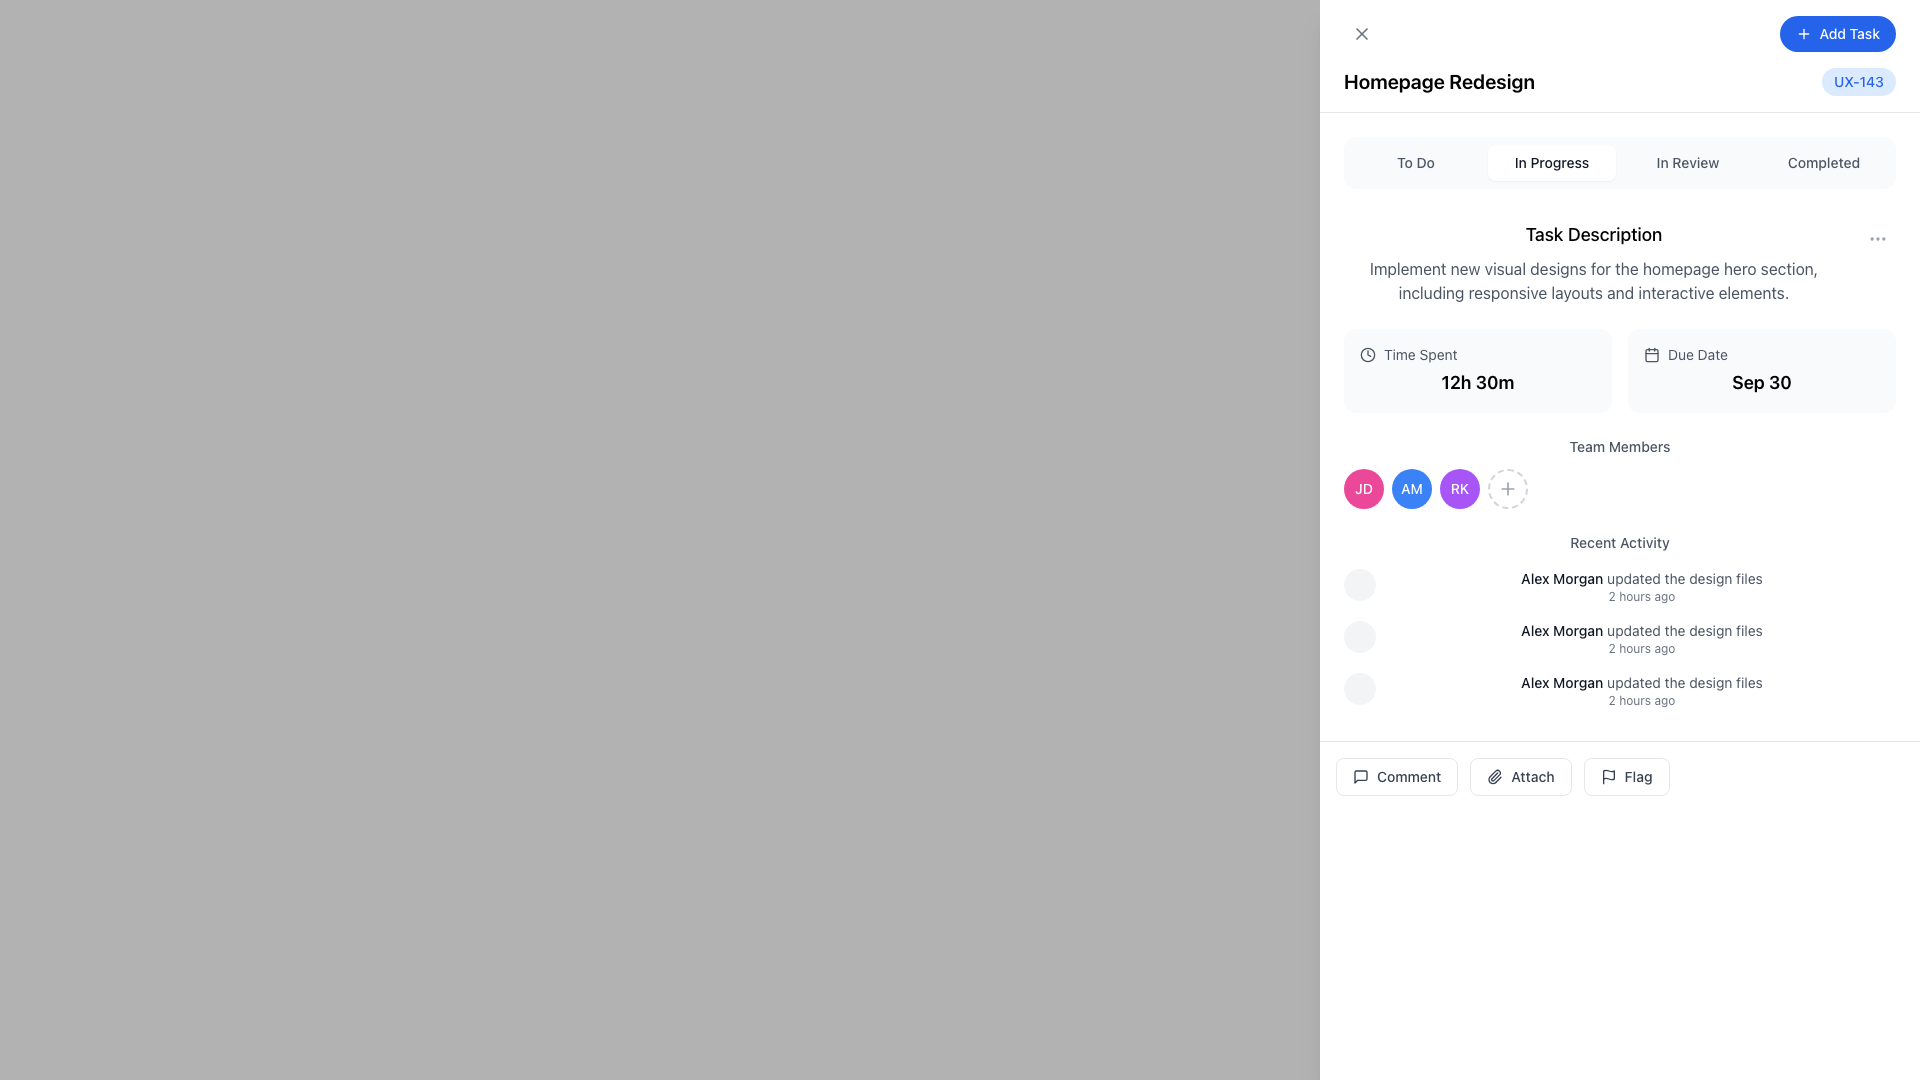 This screenshot has width=1920, height=1080. Describe the element at coordinates (1520, 775) in the screenshot. I see `the 'Attach' button, which is the second button in the options 'Comment', 'Attach', and 'Flag'` at that location.